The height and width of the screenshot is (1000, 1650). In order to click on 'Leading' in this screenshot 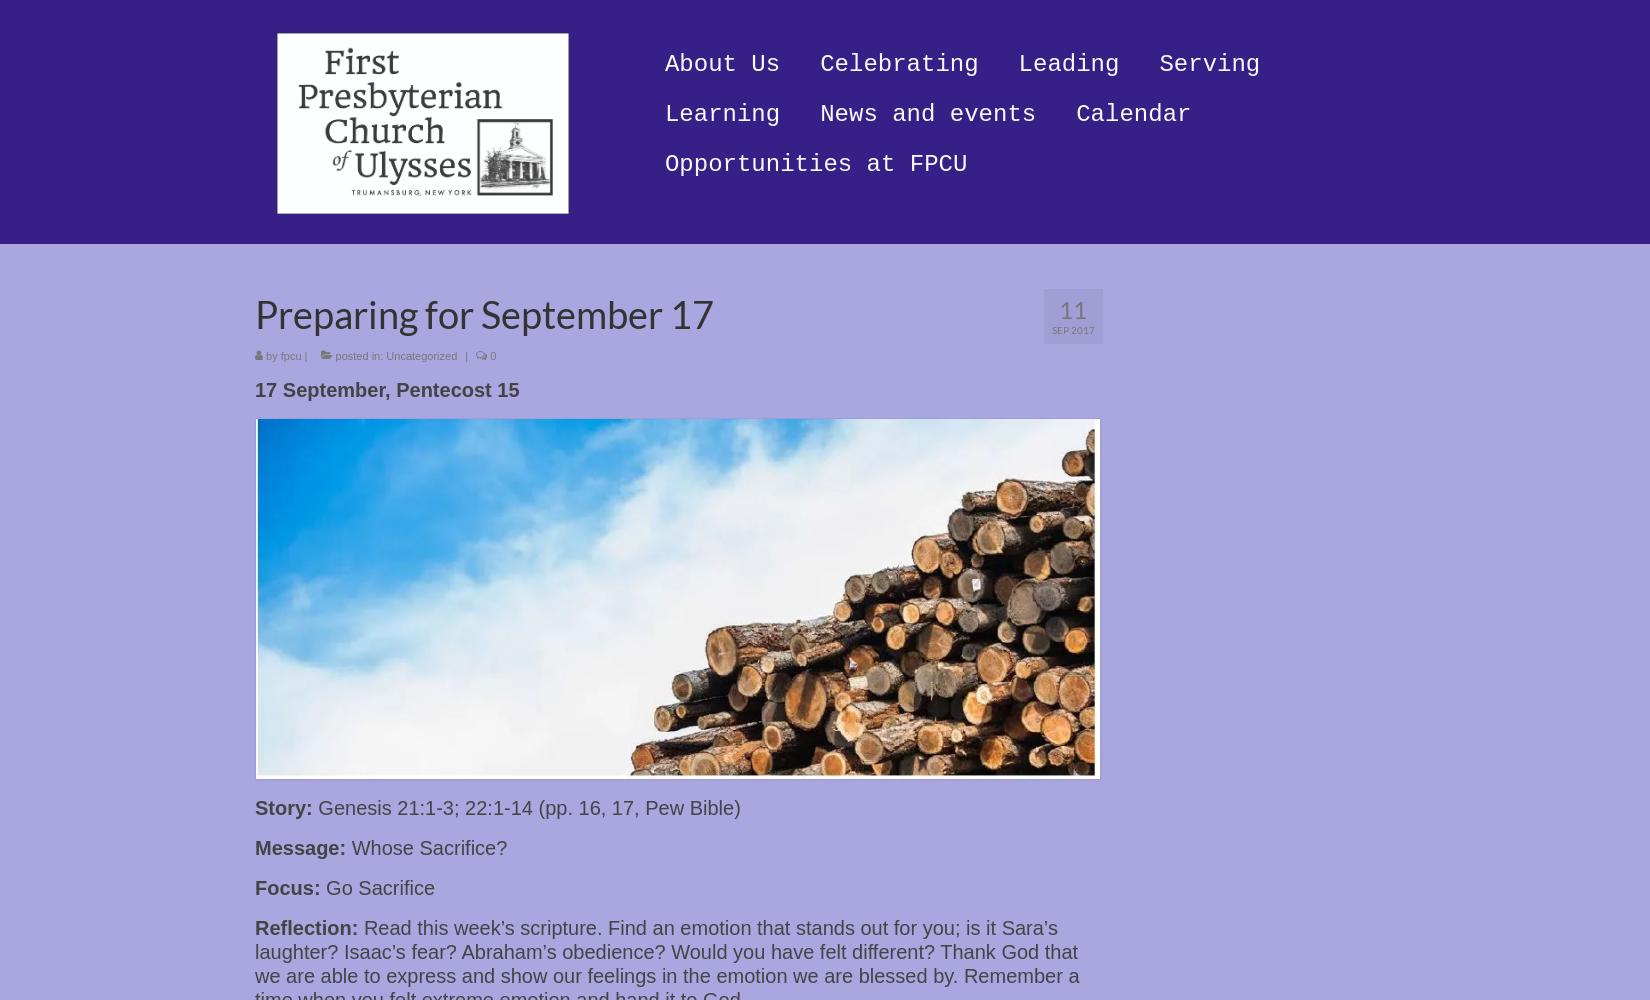, I will do `click(1068, 63)`.